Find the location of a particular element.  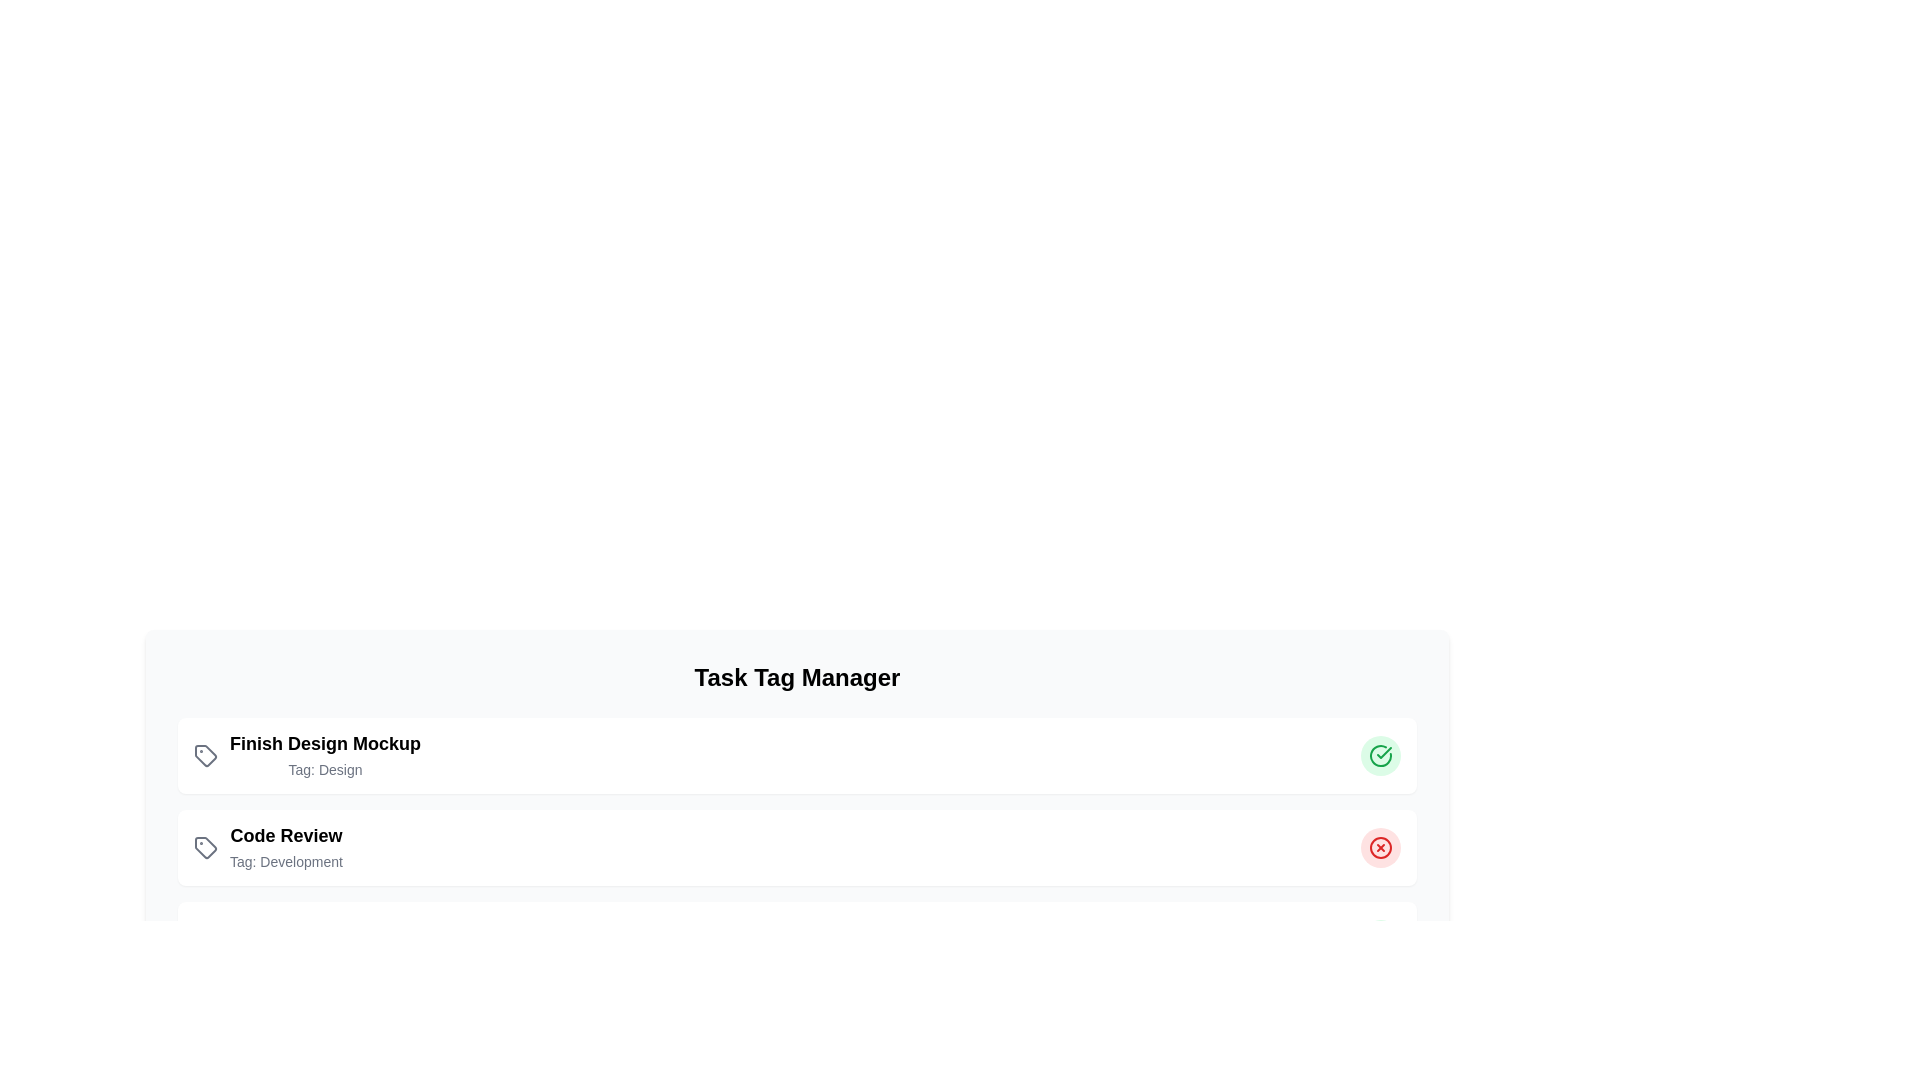

the text content displaying 'Finish Design Mockup' and 'Tag: Design' is located at coordinates (325, 756).